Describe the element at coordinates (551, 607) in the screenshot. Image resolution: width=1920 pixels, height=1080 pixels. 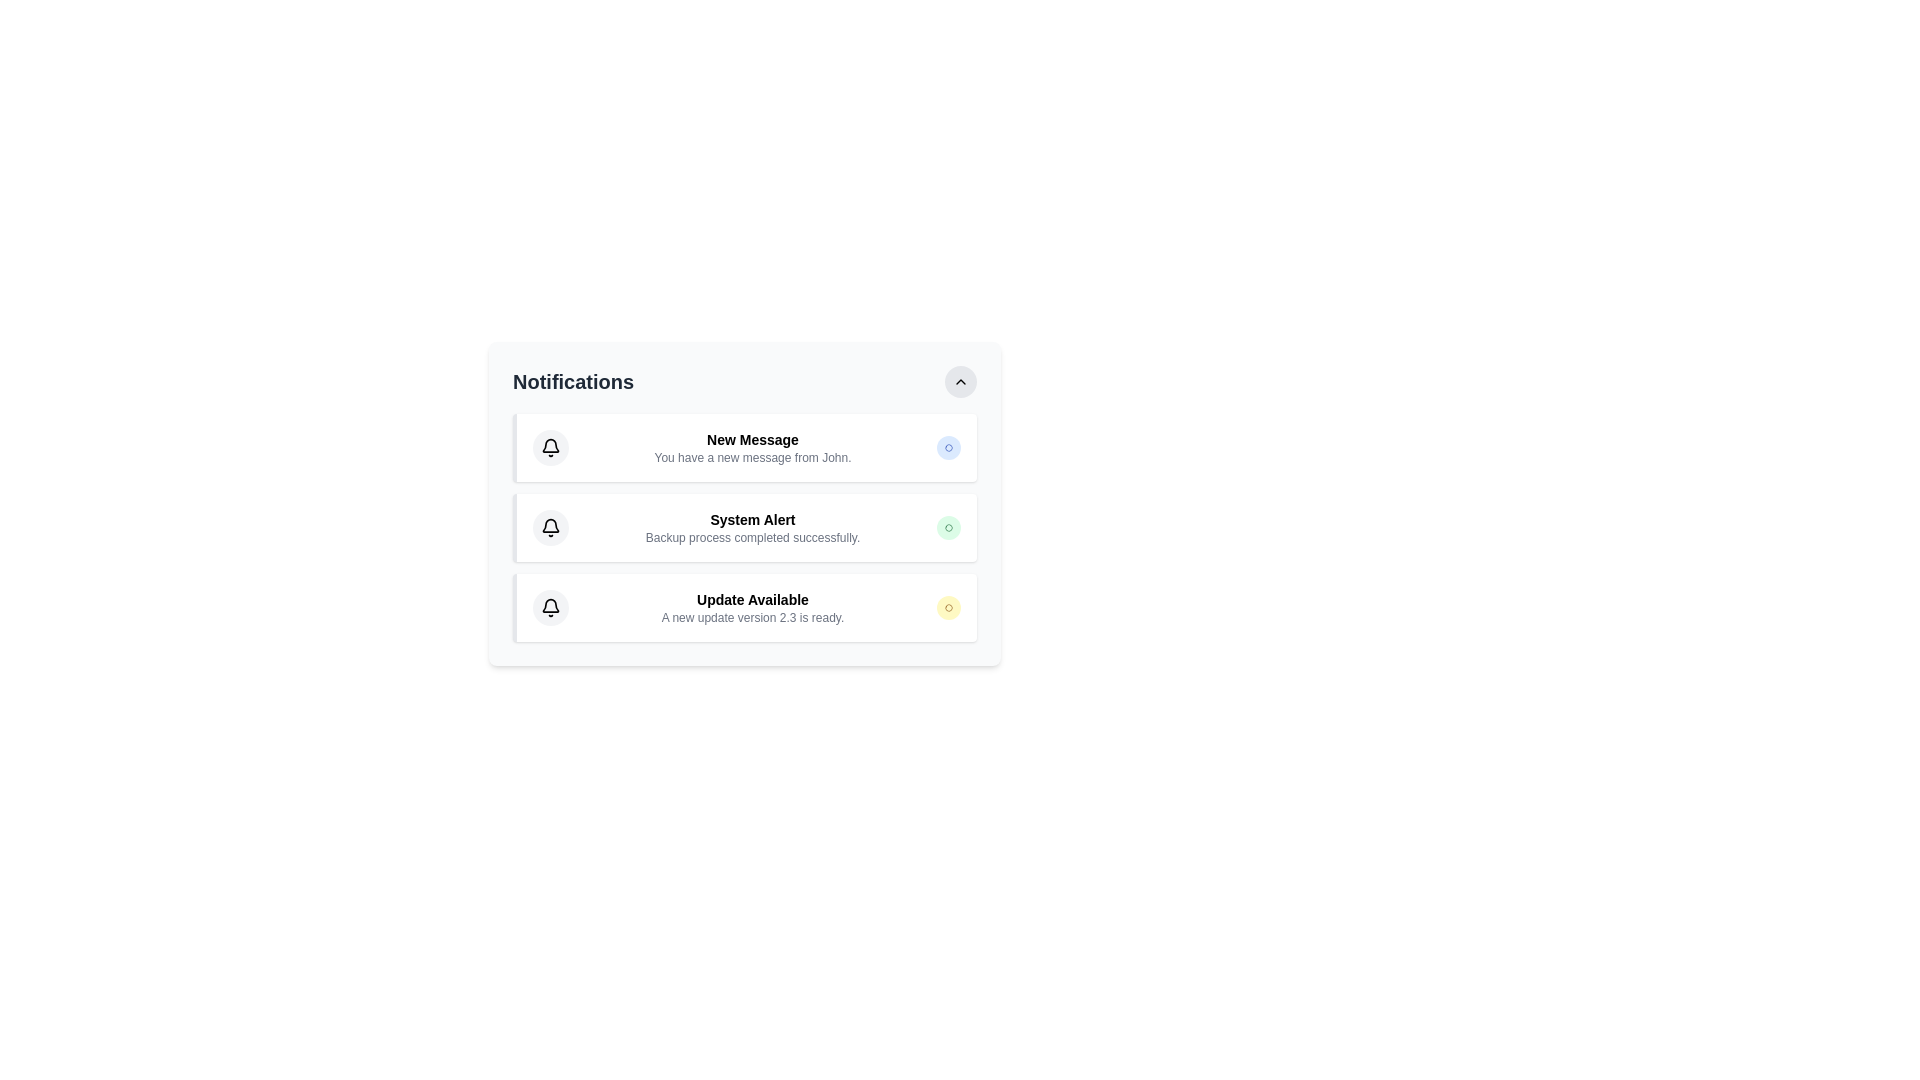
I see `the notification bell icon, which is a small circular button with a light gray background and a black outline, located at the top left corner of the 'Update Available' notification card` at that location.